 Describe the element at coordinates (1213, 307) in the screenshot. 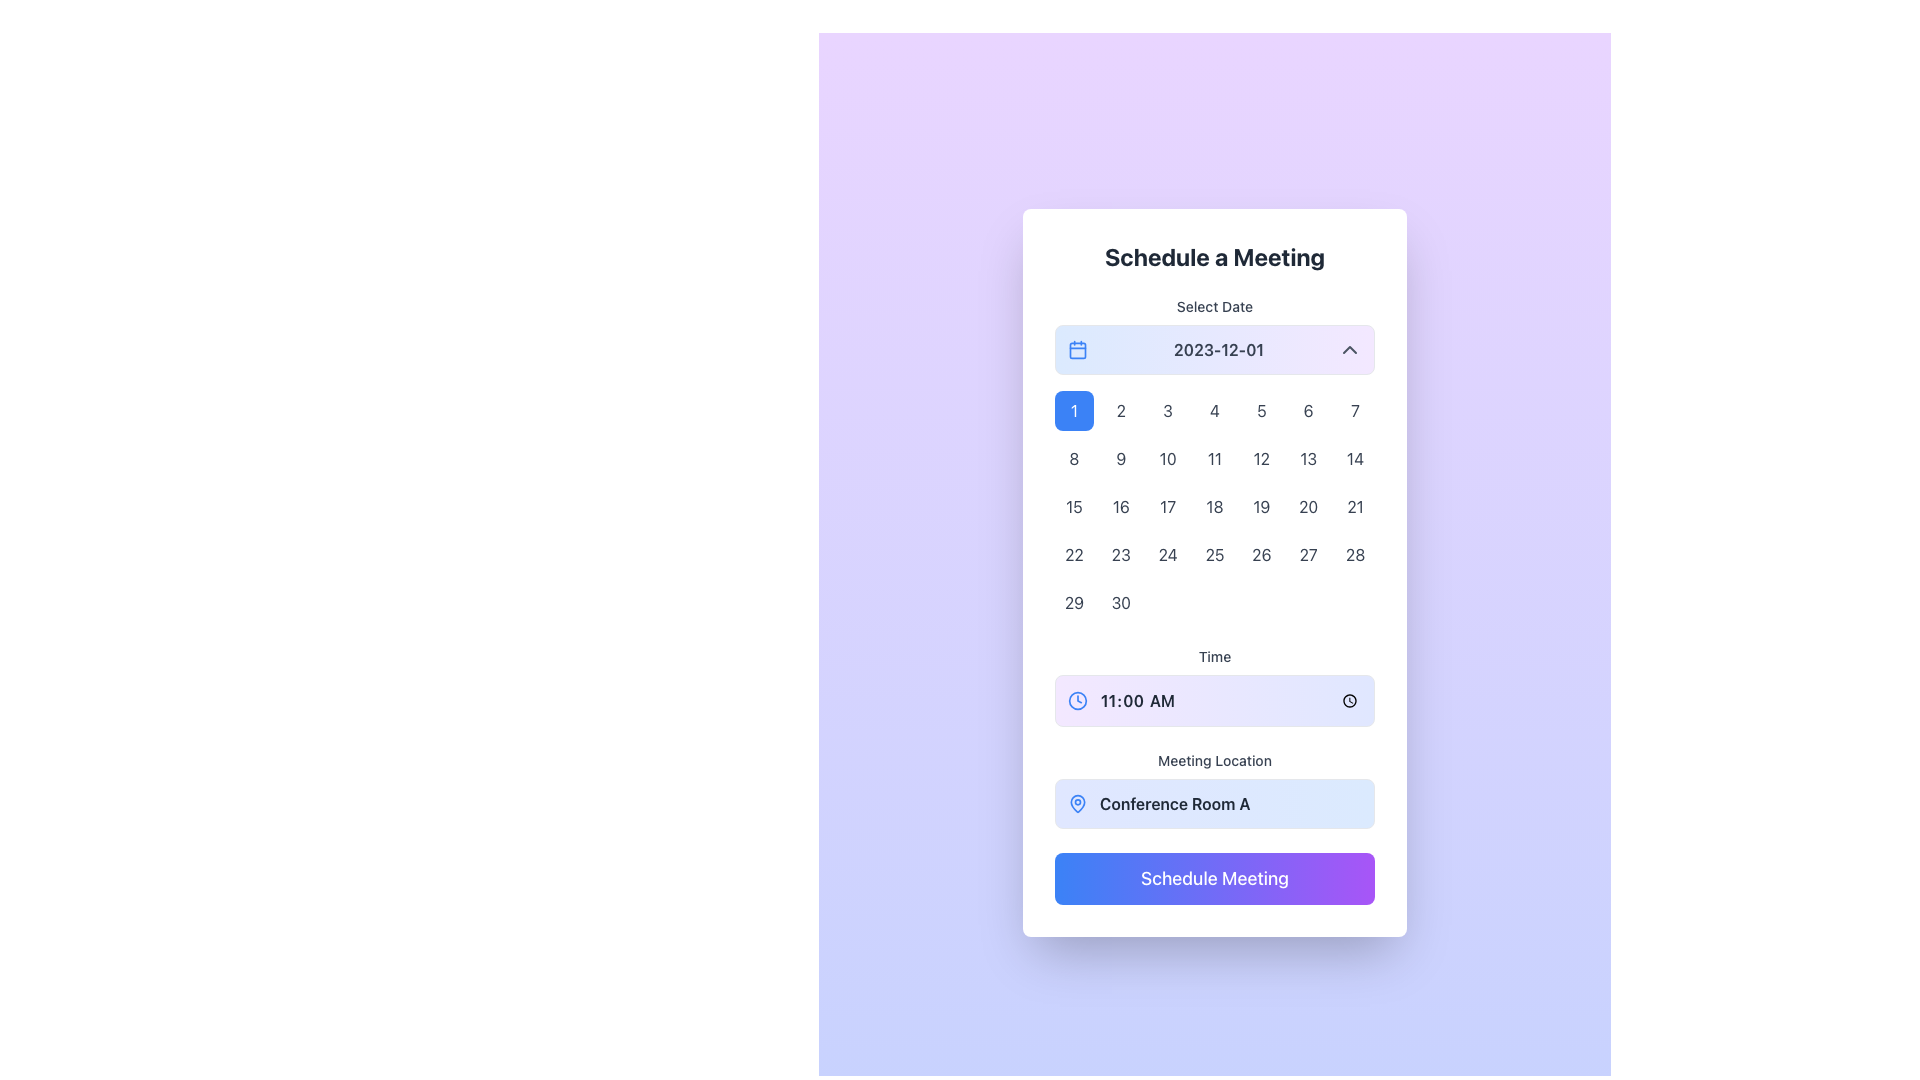

I see `the text label that describes the purpose of the adjacent date selection field, which is located above the date display field showing '2023-12-01'` at that location.